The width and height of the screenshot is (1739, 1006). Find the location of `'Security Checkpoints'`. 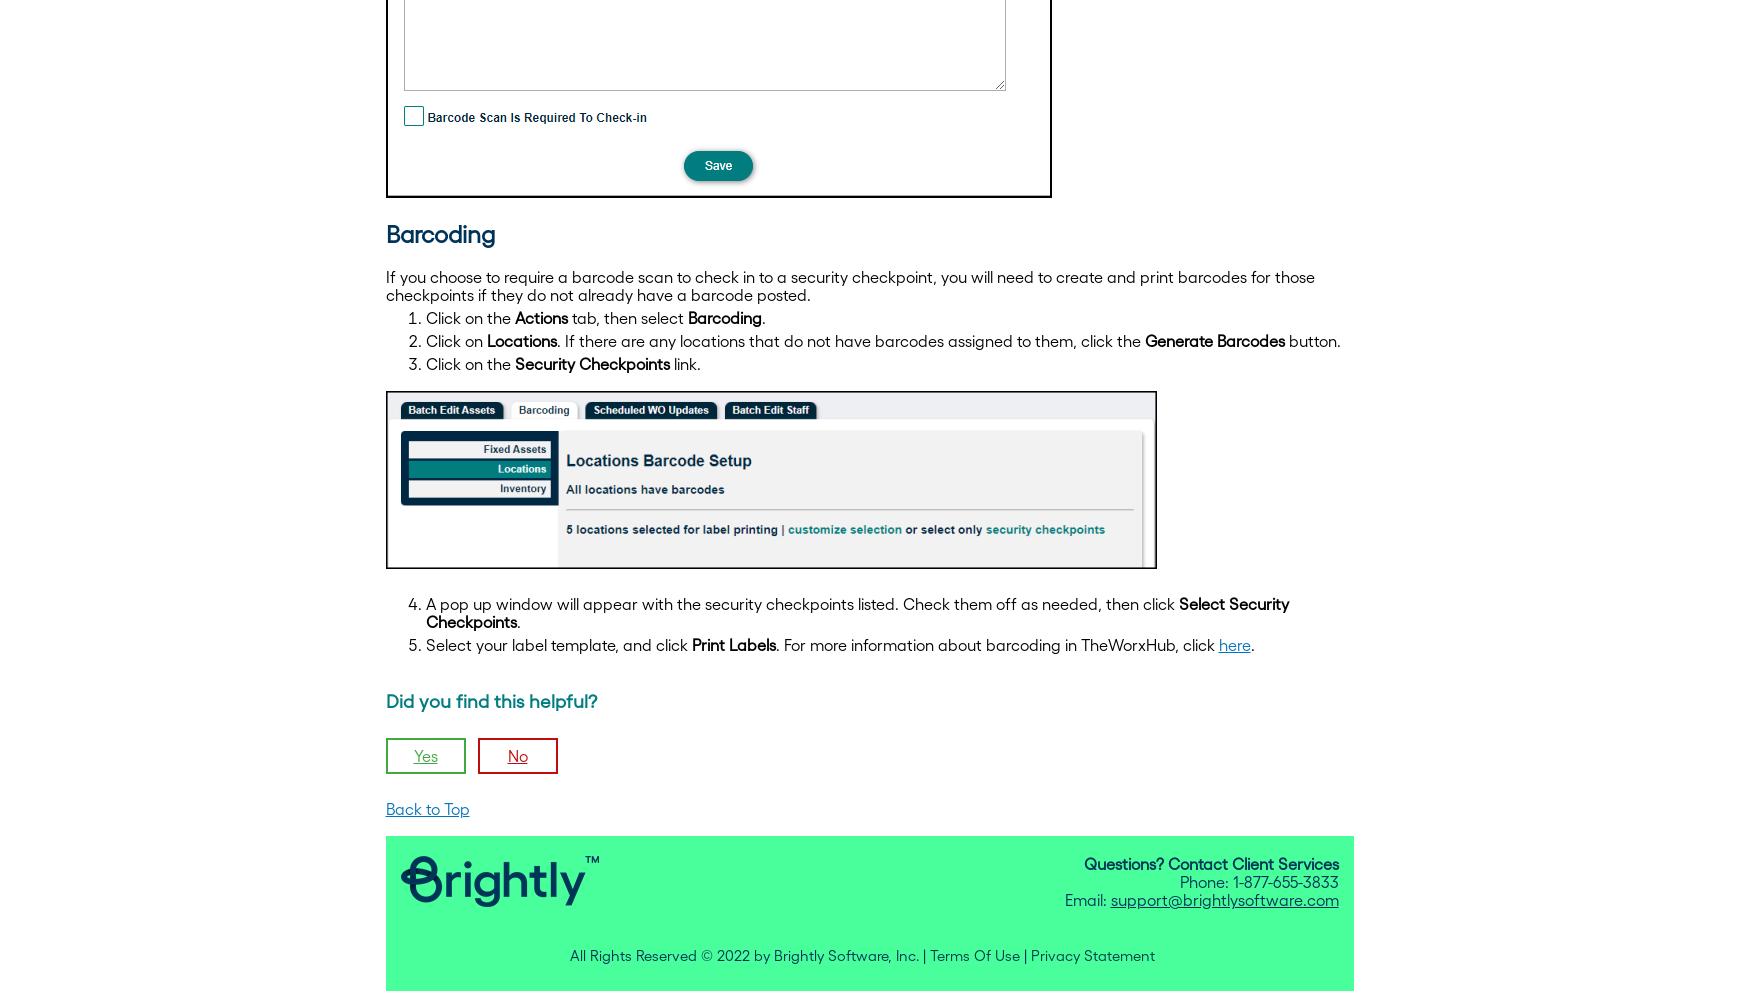

'Security Checkpoints' is located at coordinates (590, 361).